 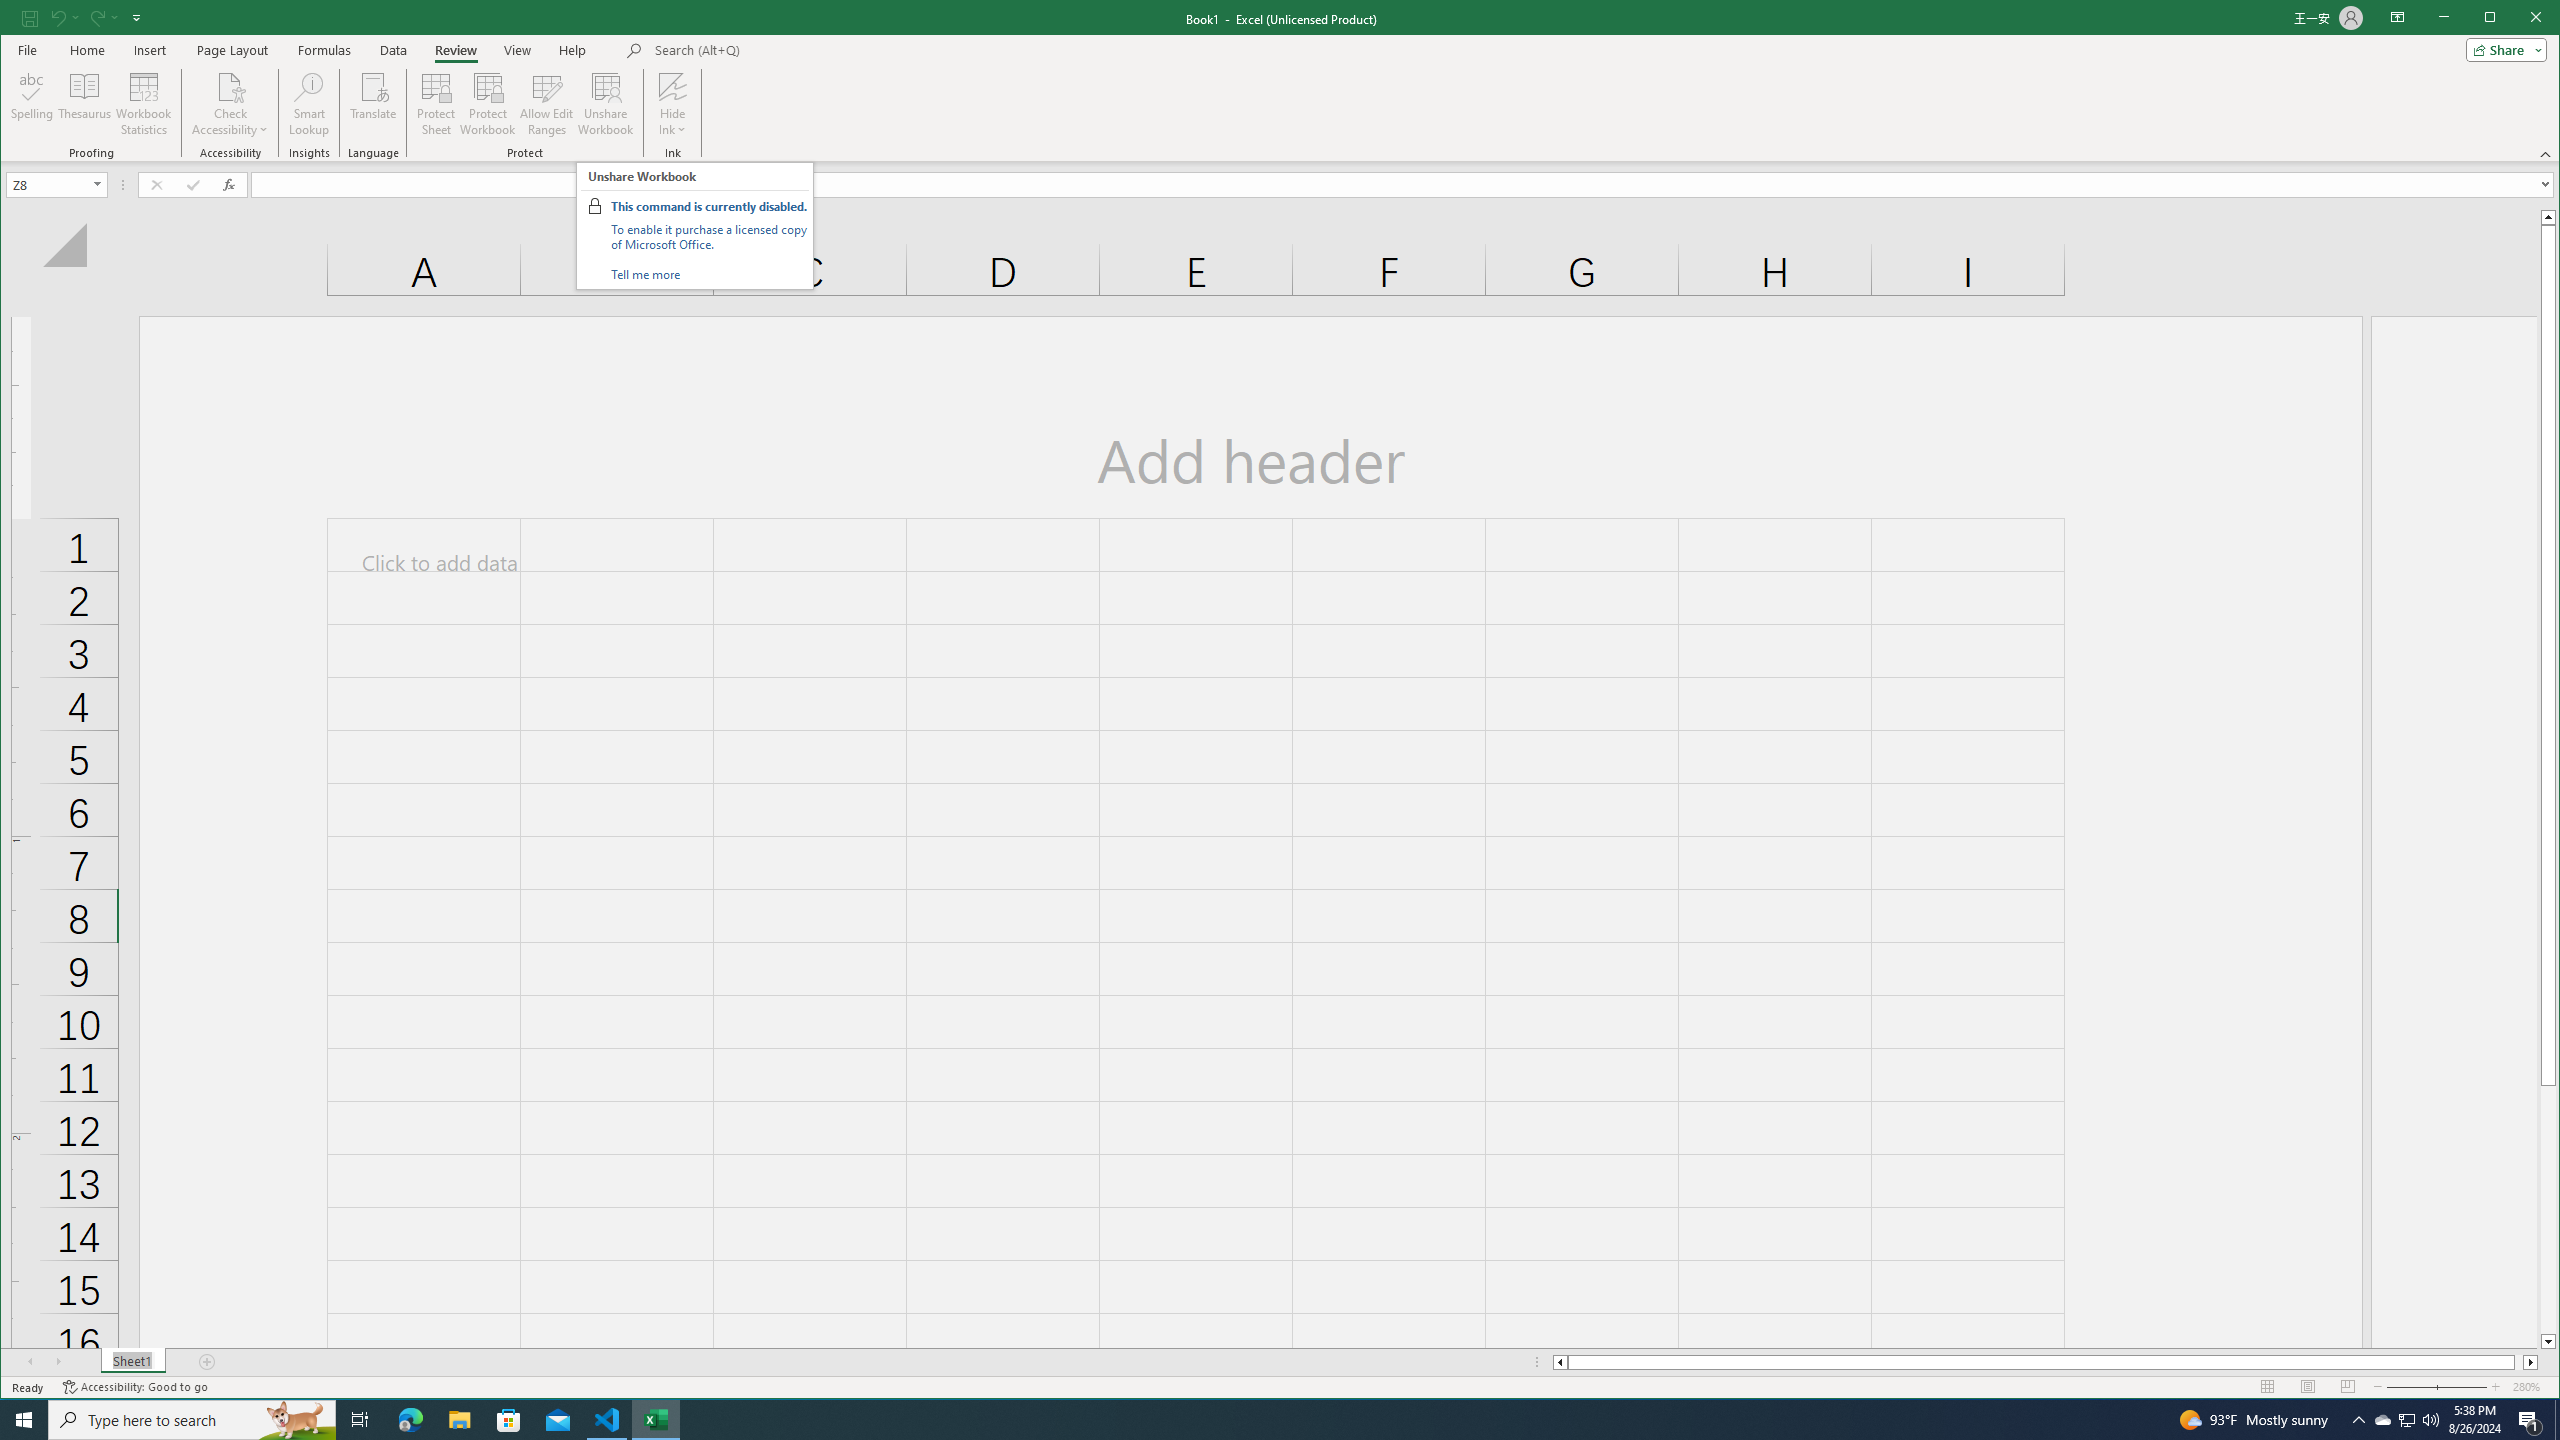 I want to click on 'Translate', so click(x=372, y=103).